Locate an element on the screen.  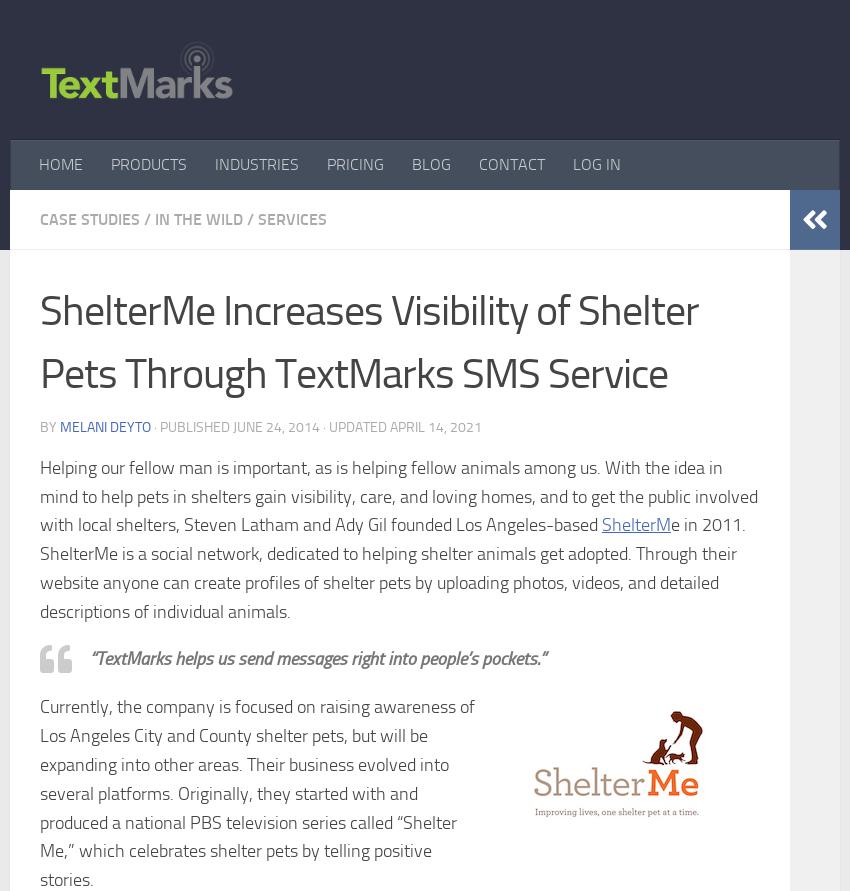
'June 24, 2014' is located at coordinates (275, 426).